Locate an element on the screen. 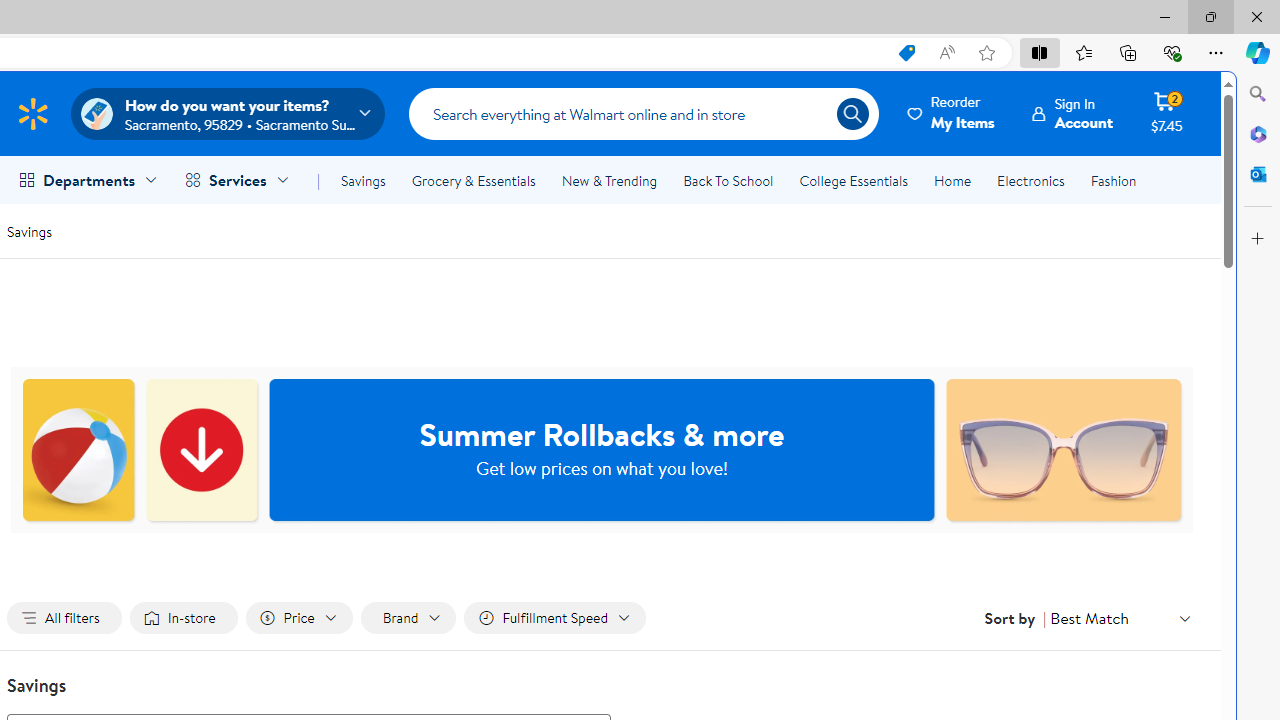 The height and width of the screenshot is (720, 1280). 'Copilot (Ctrl+Shift+.)' is located at coordinates (1257, 51).